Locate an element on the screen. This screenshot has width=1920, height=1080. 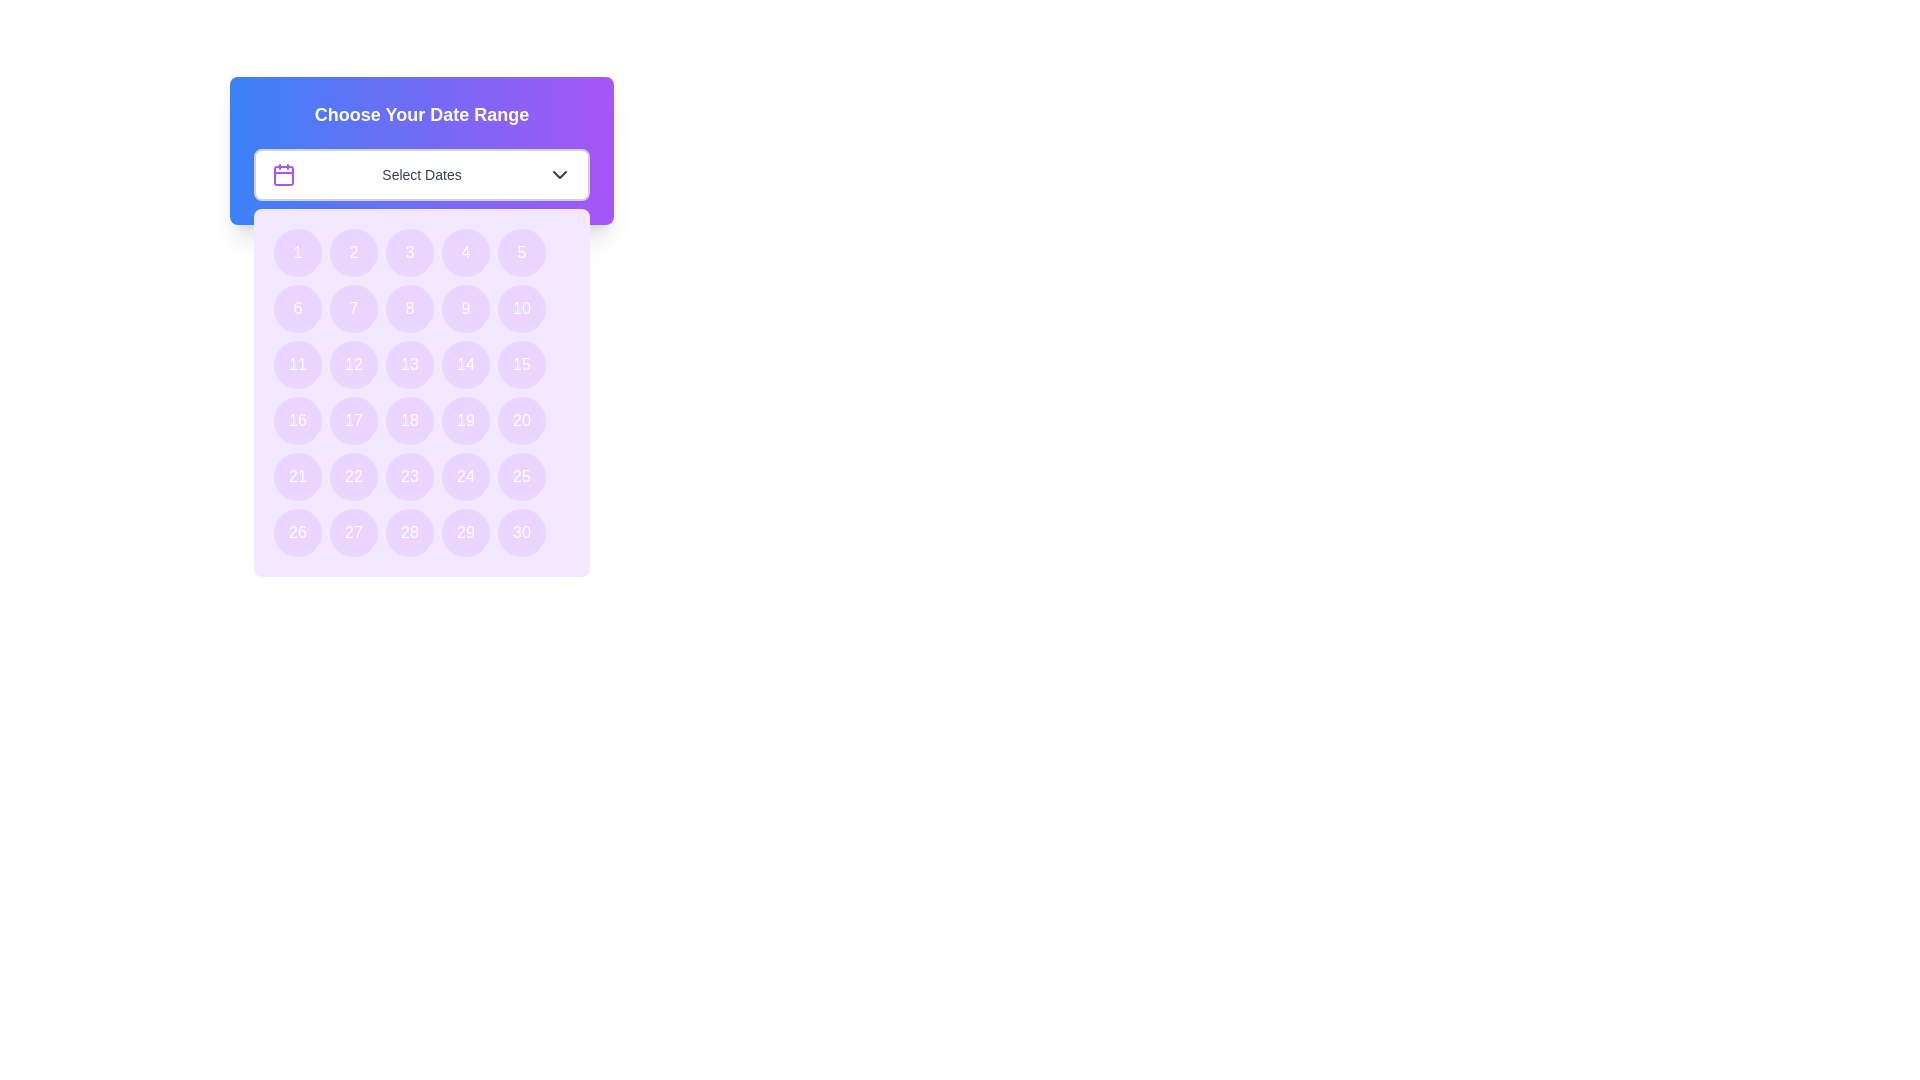
the circular button labeled '9' with a light purple background is located at coordinates (464, 308).